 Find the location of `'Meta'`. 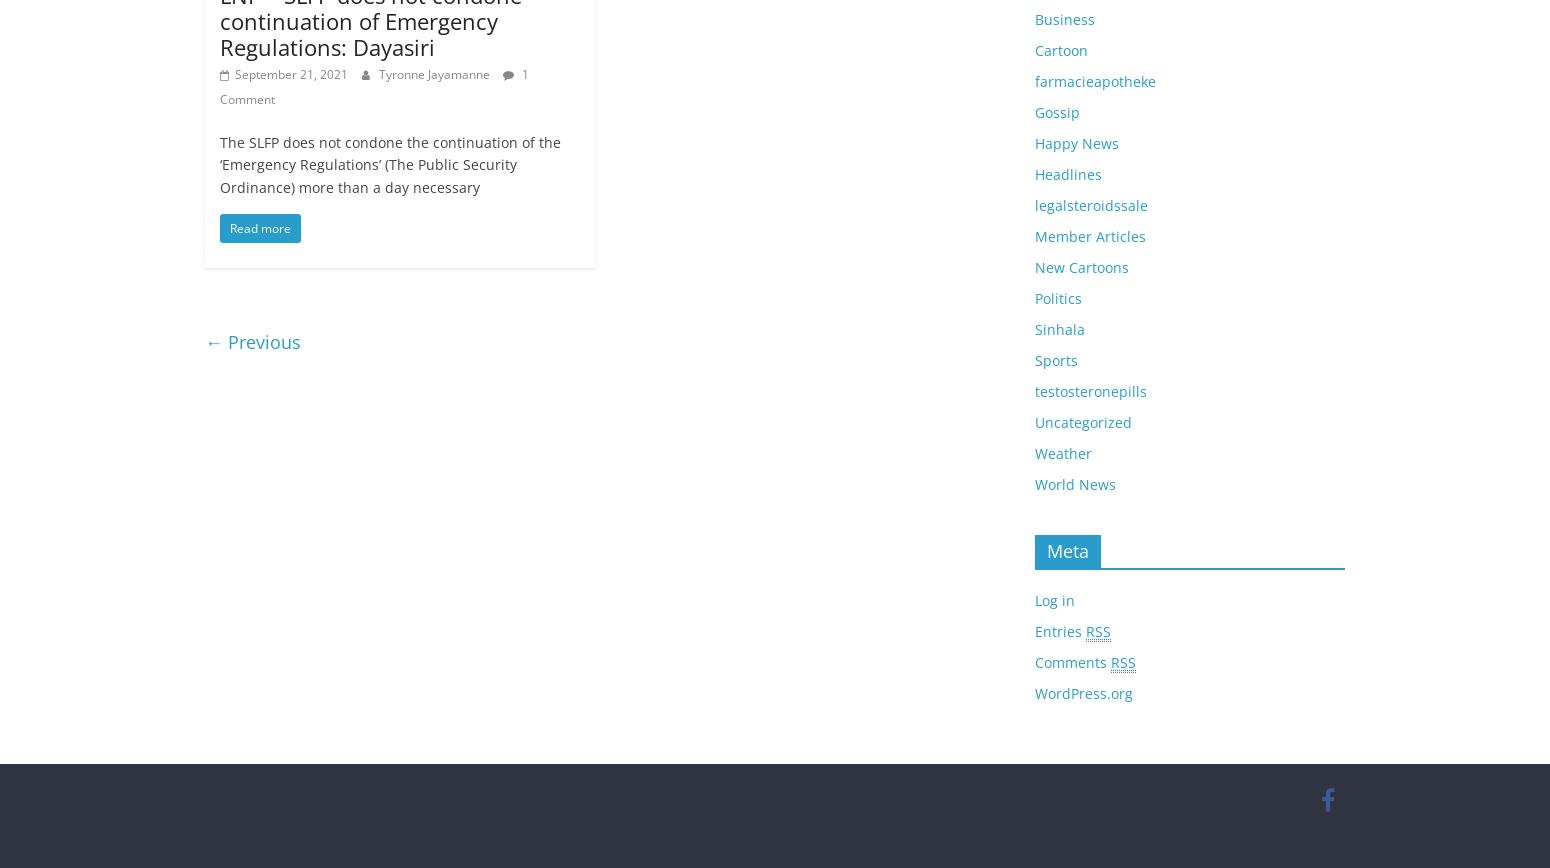

'Meta' is located at coordinates (1067, 549).